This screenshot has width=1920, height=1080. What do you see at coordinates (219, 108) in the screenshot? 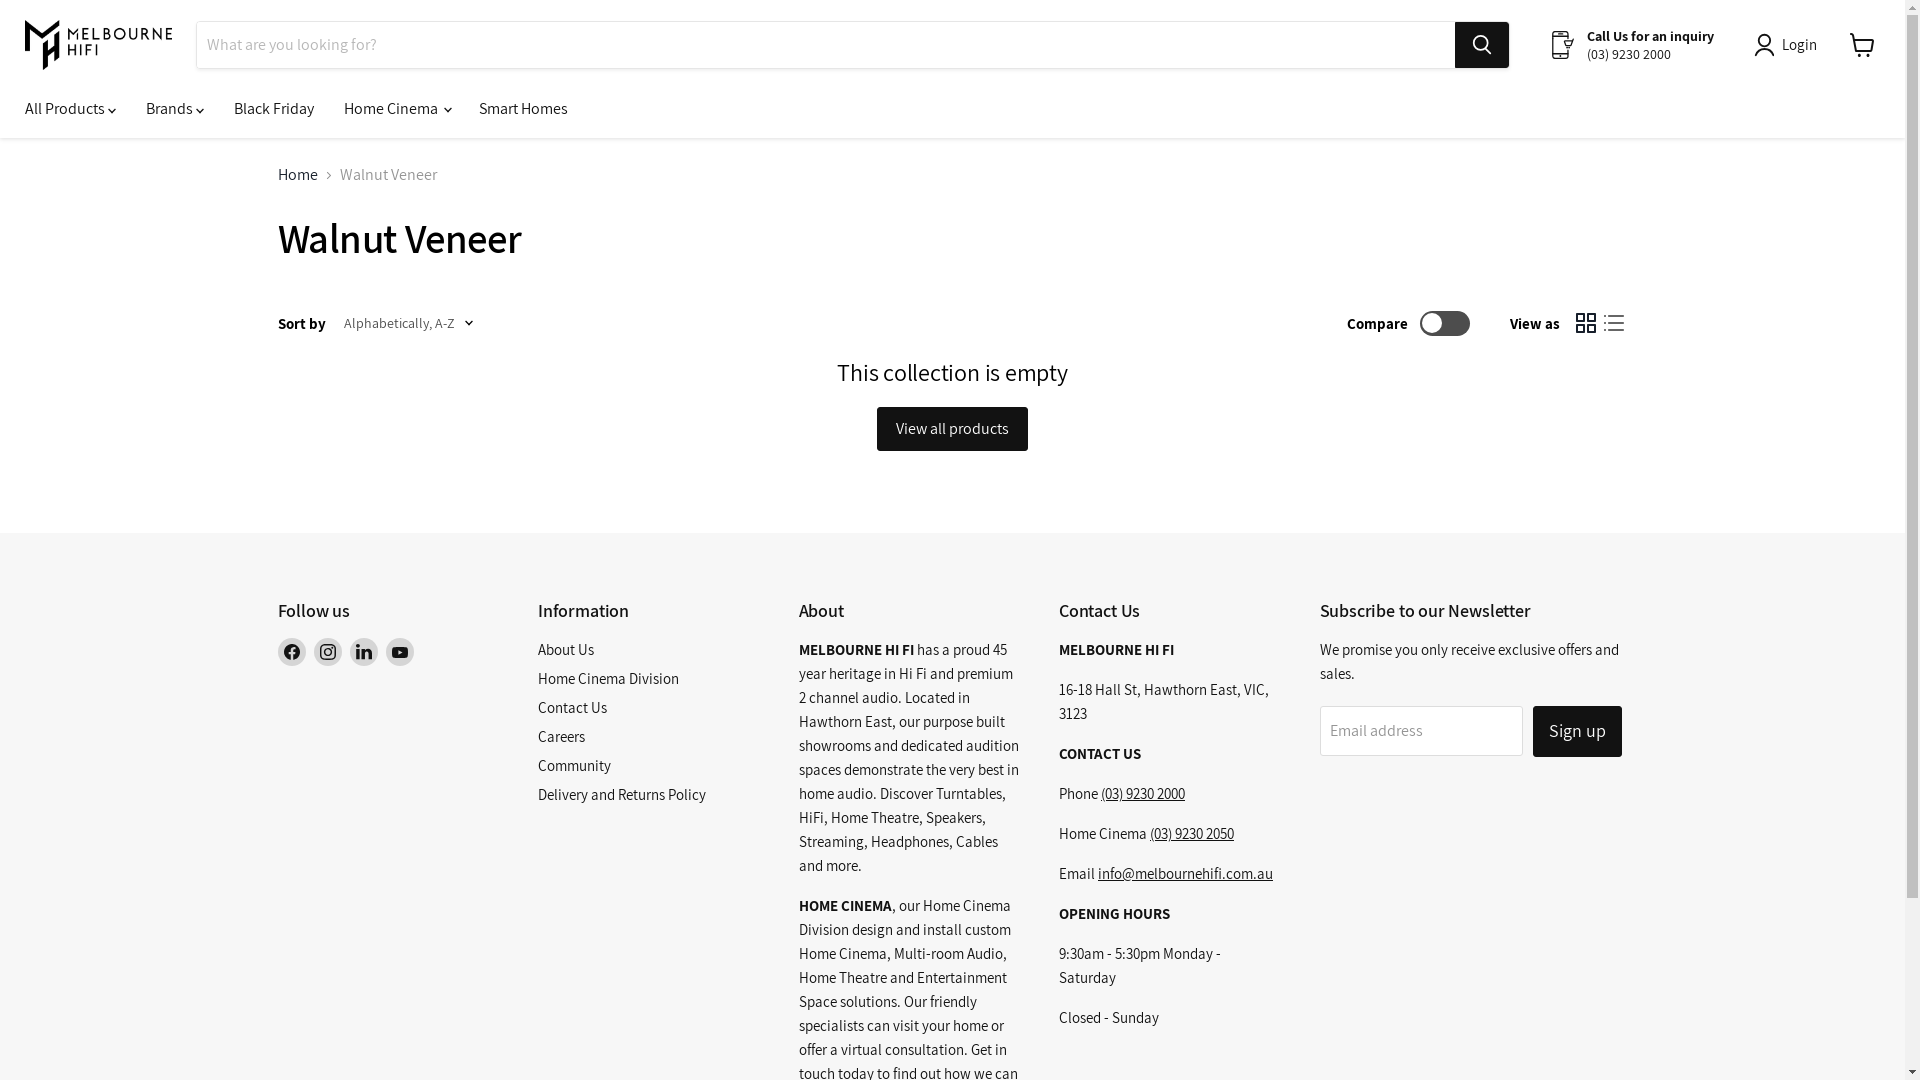
I see `'Black Friday'` at bounding box center [219, 108].